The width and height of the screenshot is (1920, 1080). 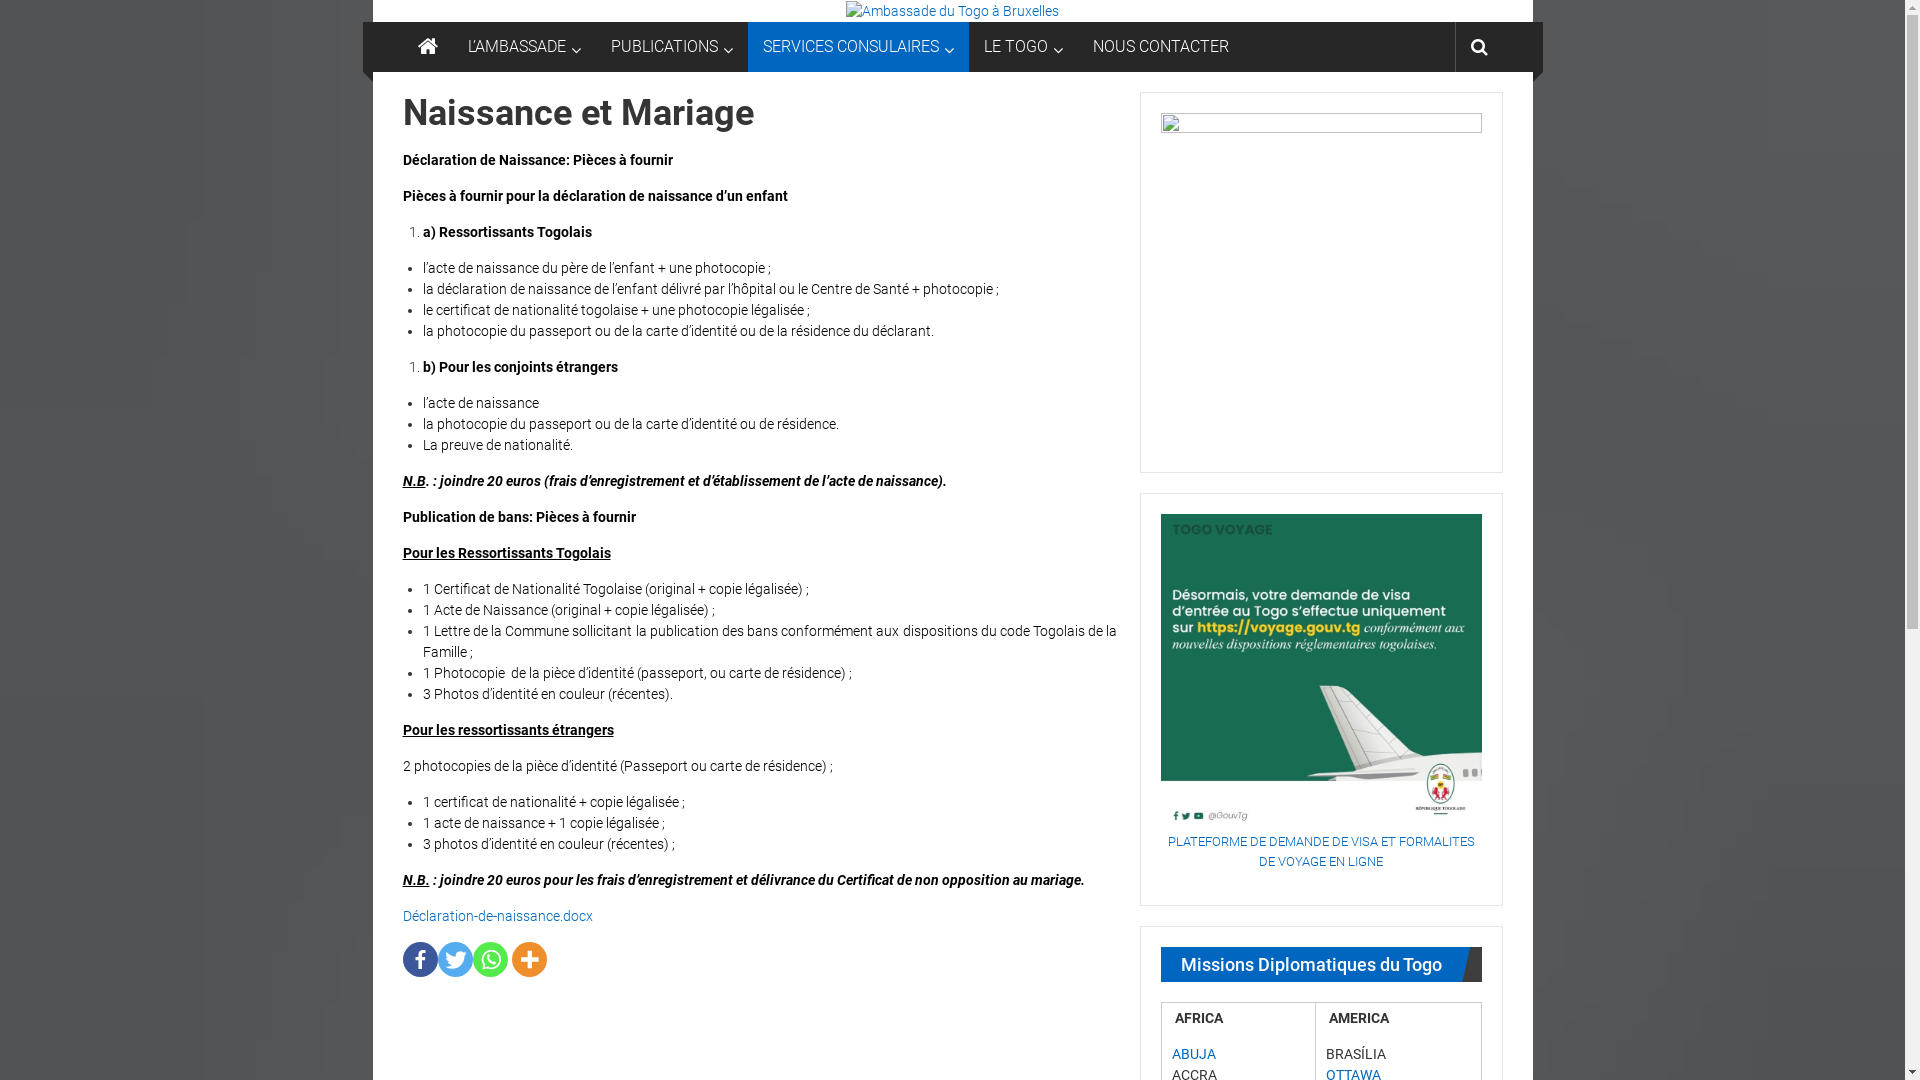 I want to click on 'Facebook', so click(x=418, y=958).